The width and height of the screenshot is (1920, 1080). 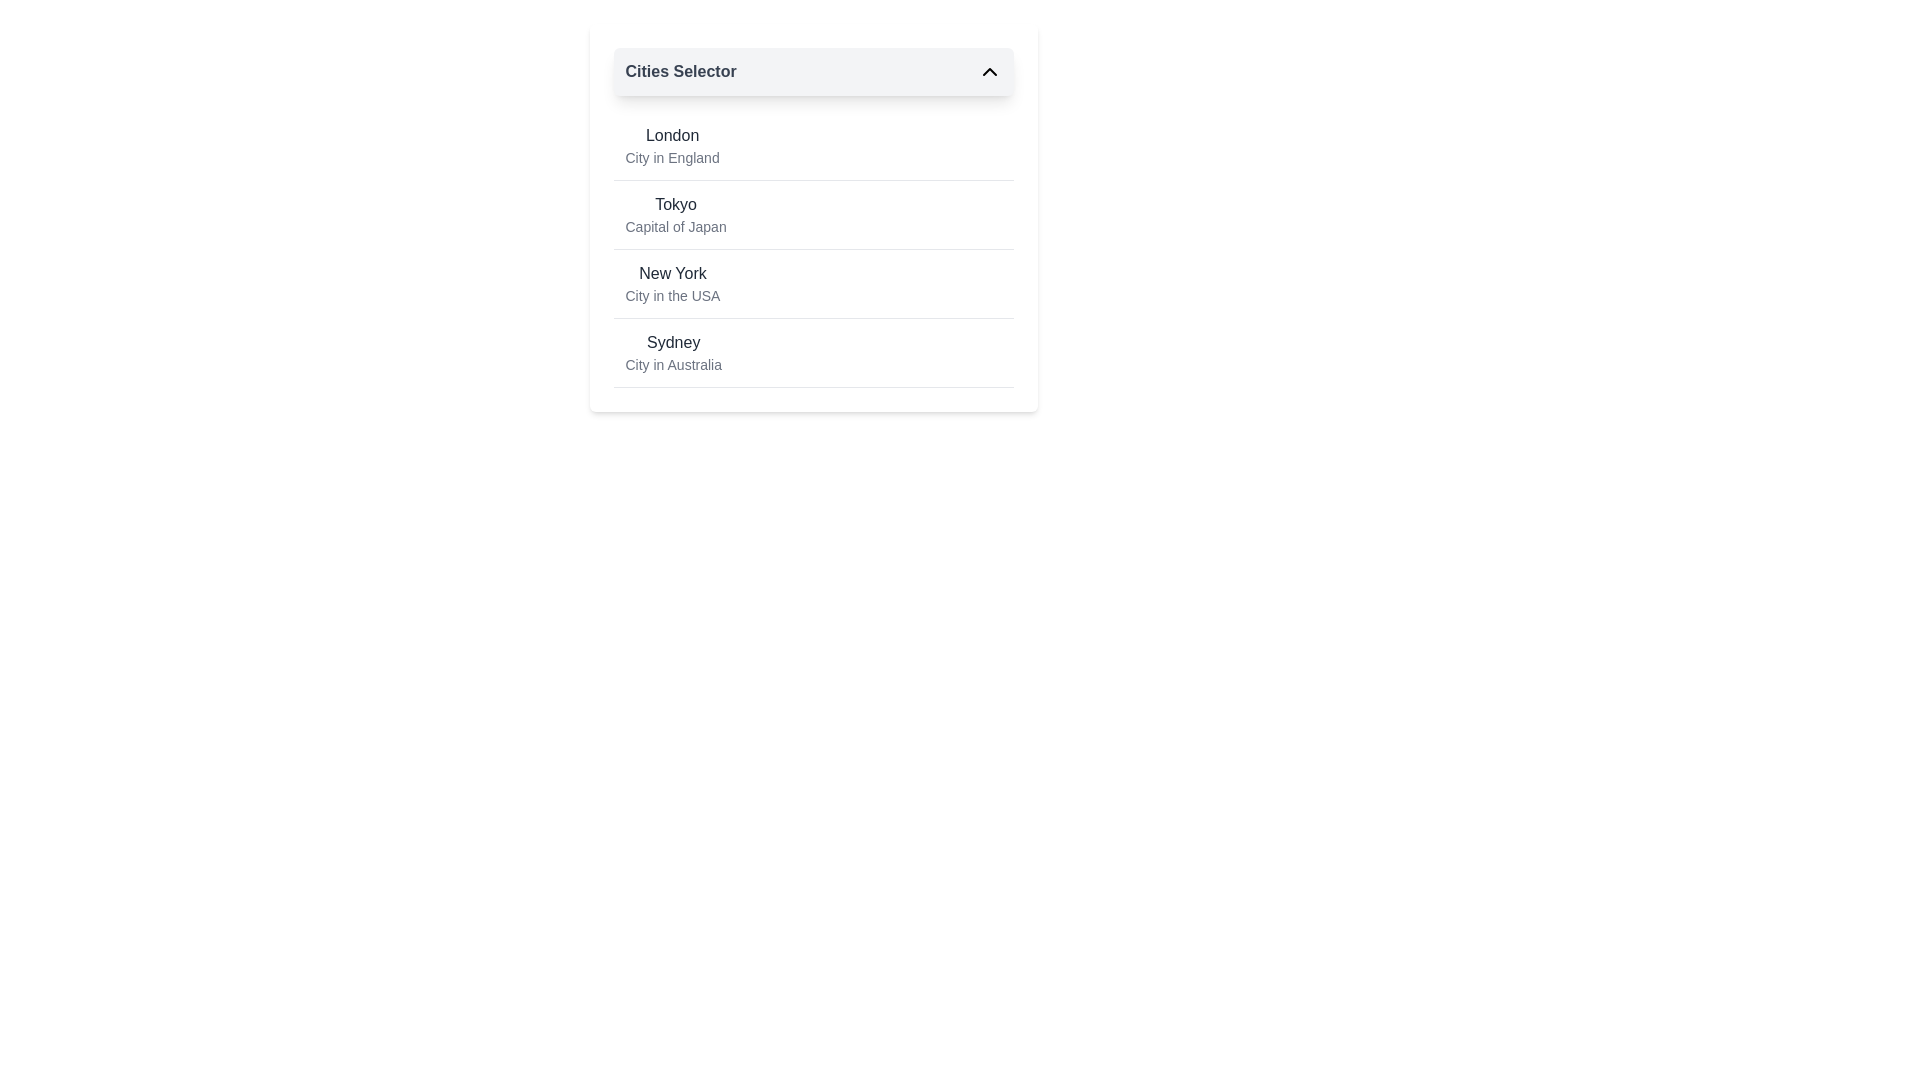 What do you see at coordinates (676, 204) in the screenshot?
I see `the text label reading 'Tokyo', which is styled in medium-bold gray font and is the top line in the second item of the 'Cities Selector' list` at bounding box center [676, 204].